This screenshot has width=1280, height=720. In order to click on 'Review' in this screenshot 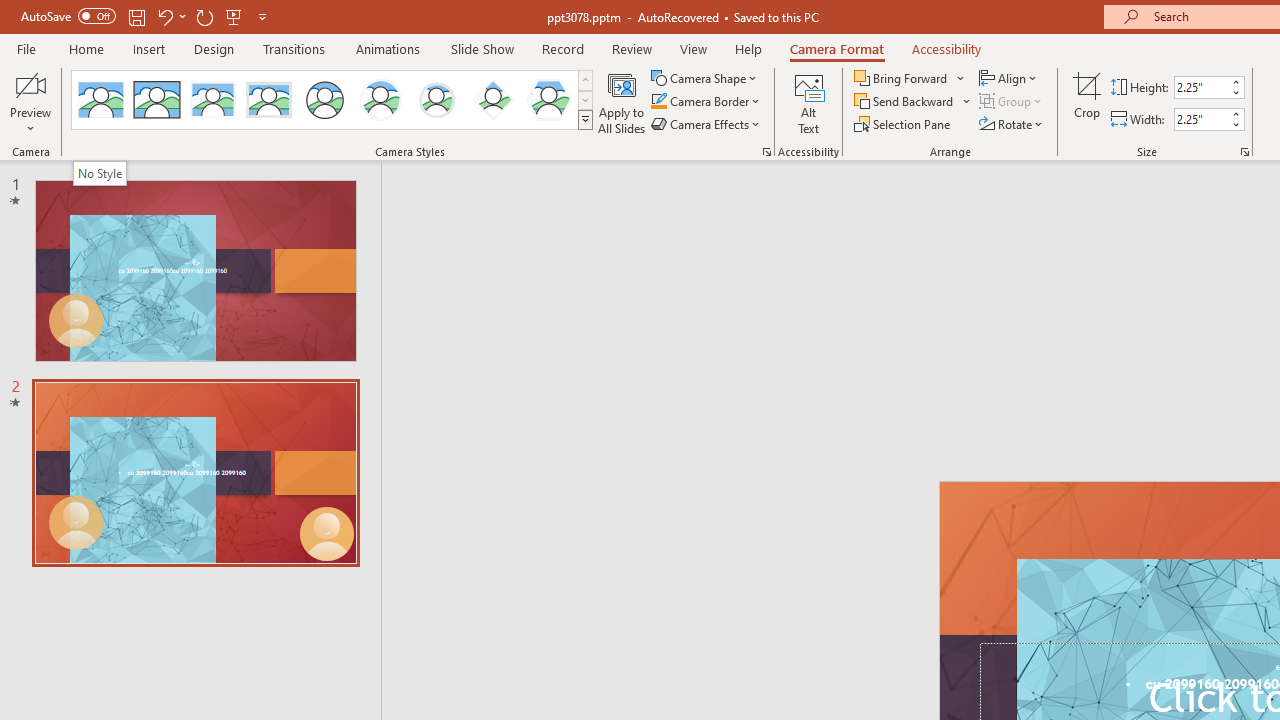, I will do `click(630, 48)`.